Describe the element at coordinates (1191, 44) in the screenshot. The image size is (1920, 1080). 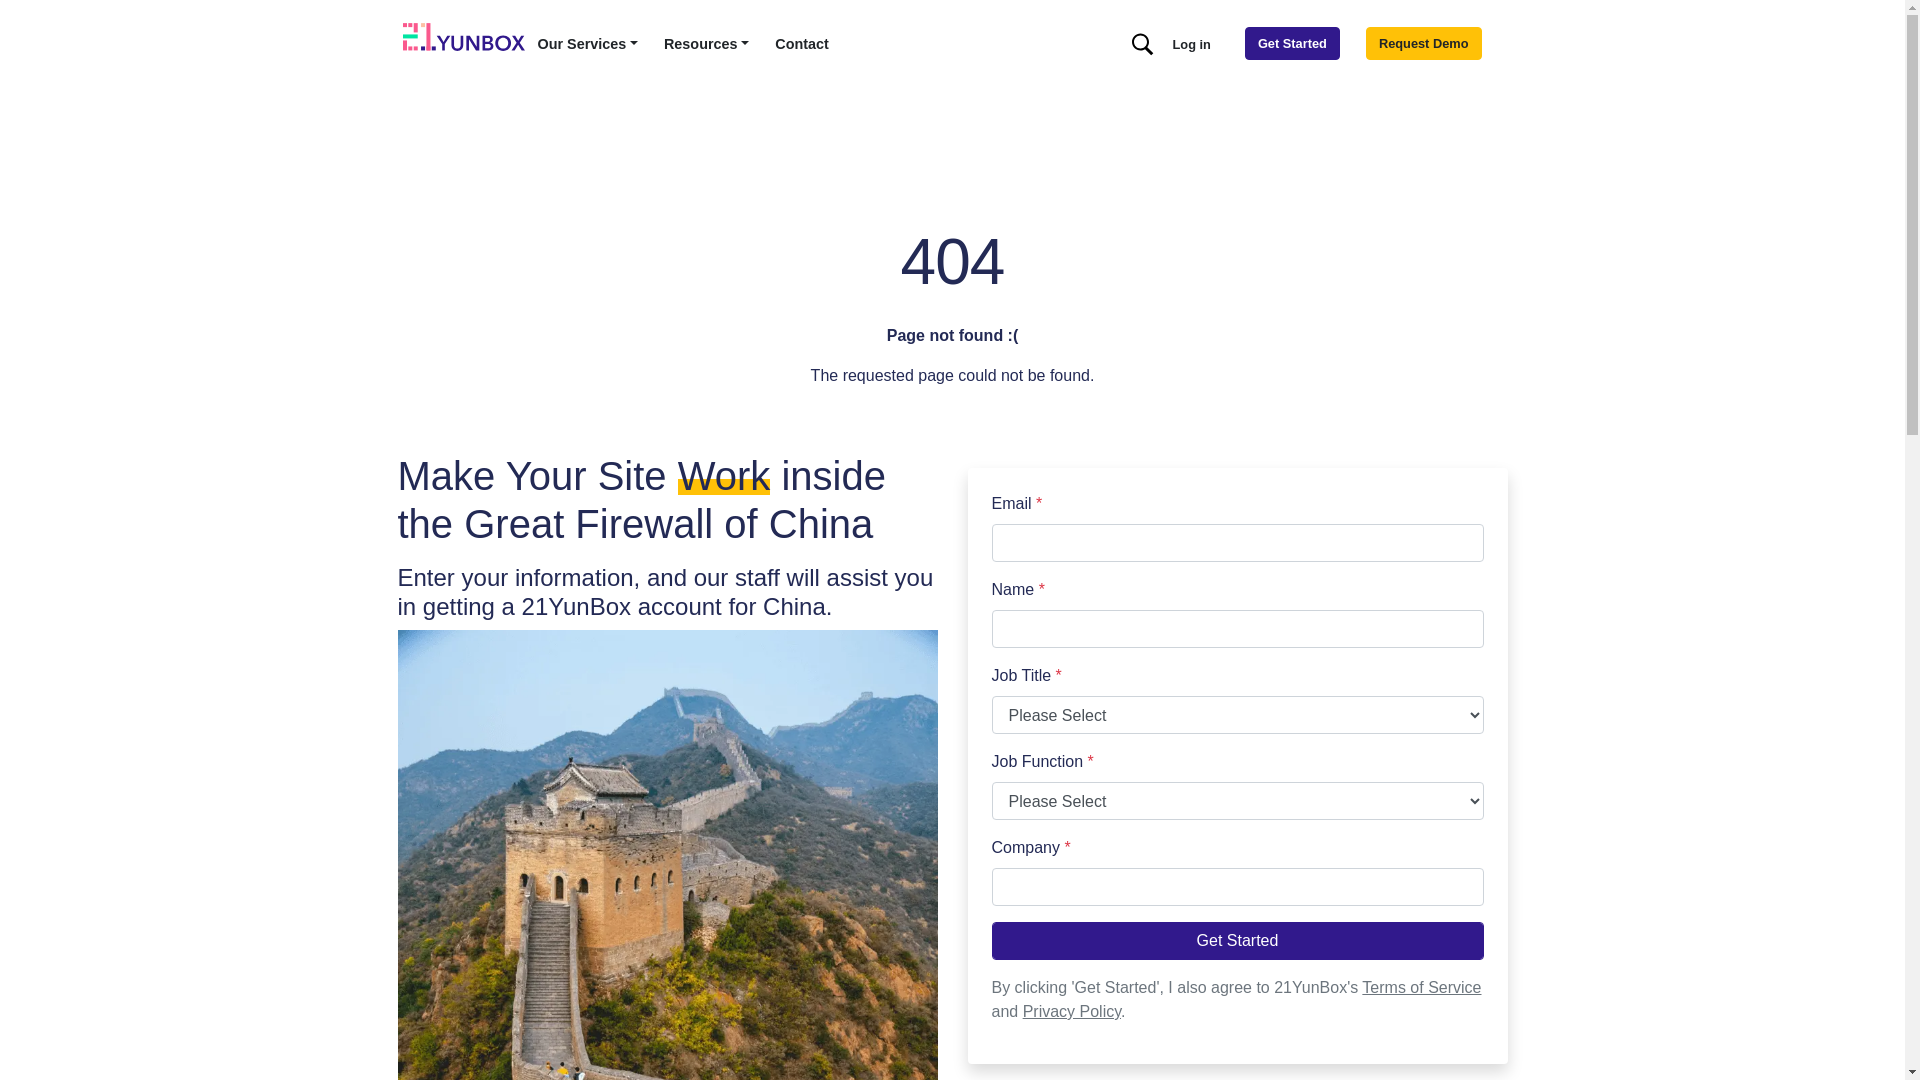
I see `'Log in'` at that location.